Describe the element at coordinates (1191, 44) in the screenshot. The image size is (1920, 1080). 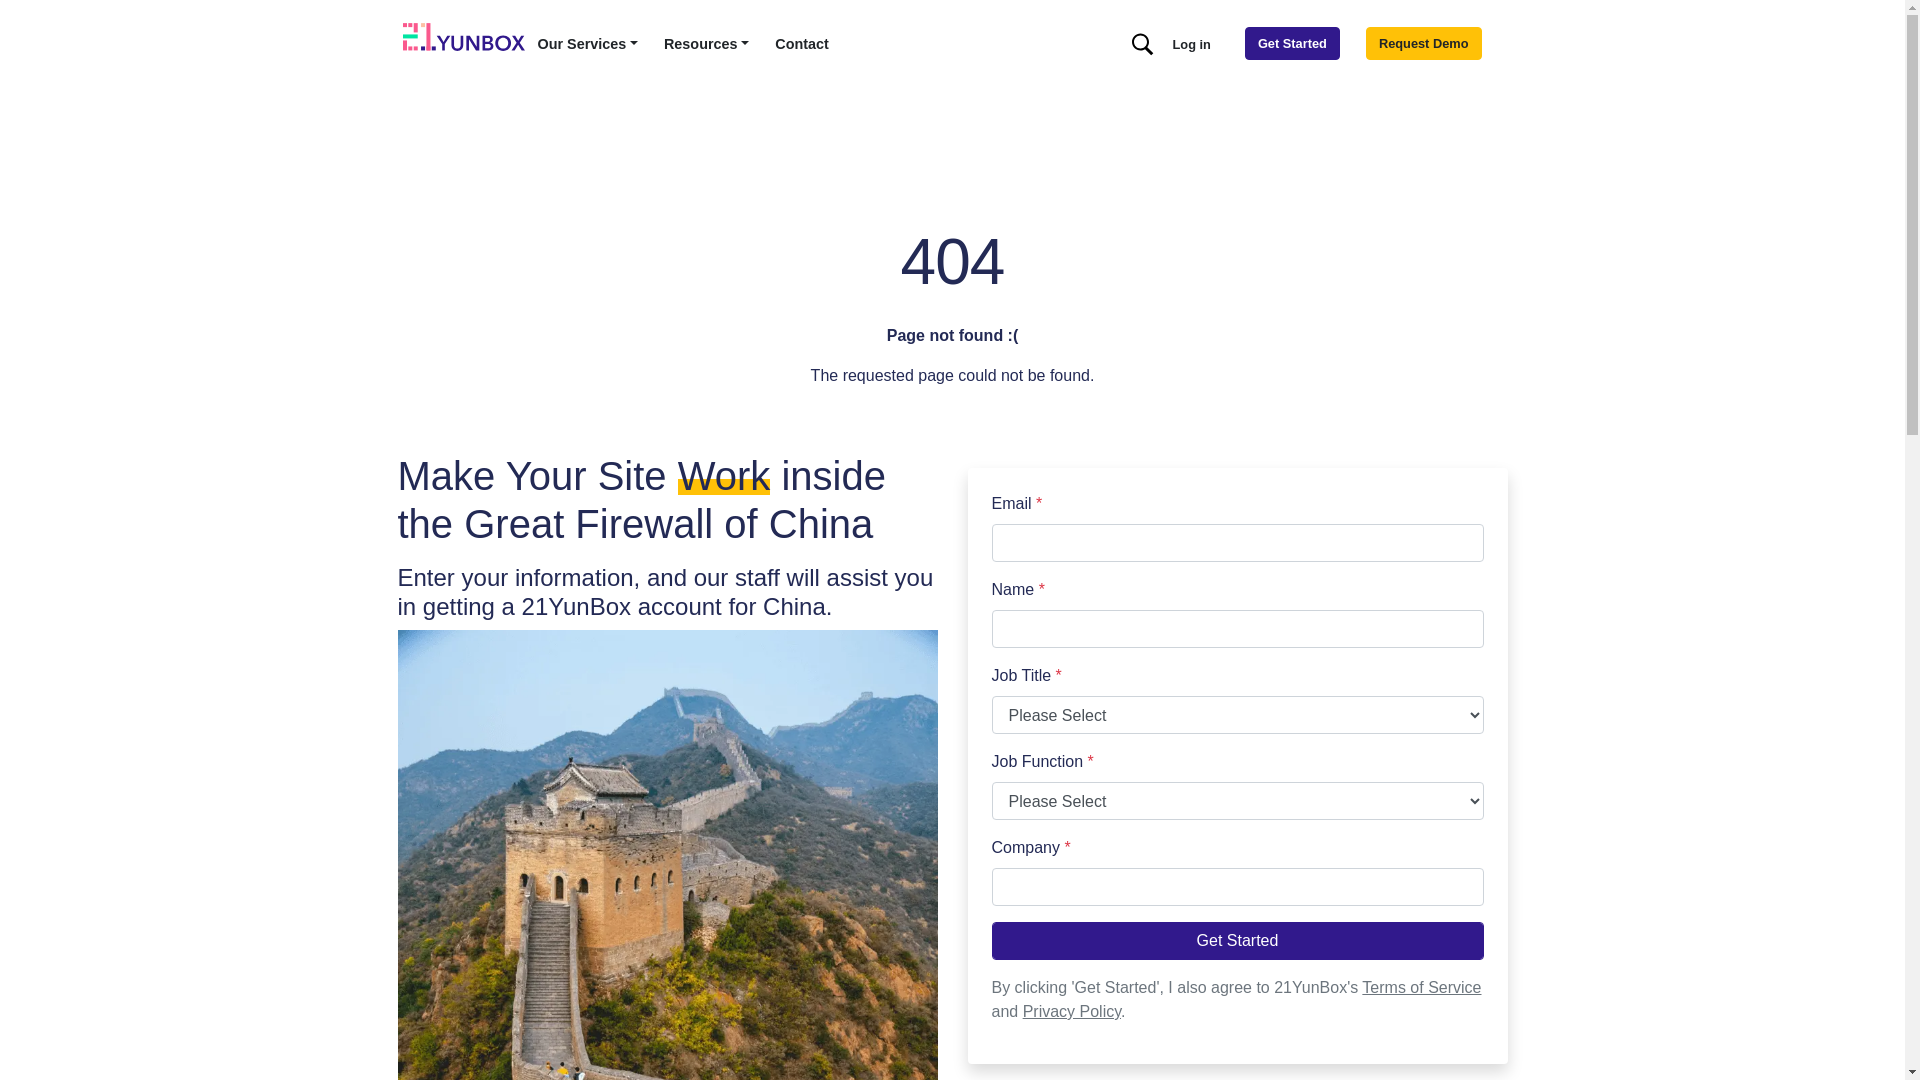
I see `'Log in'` at that location.